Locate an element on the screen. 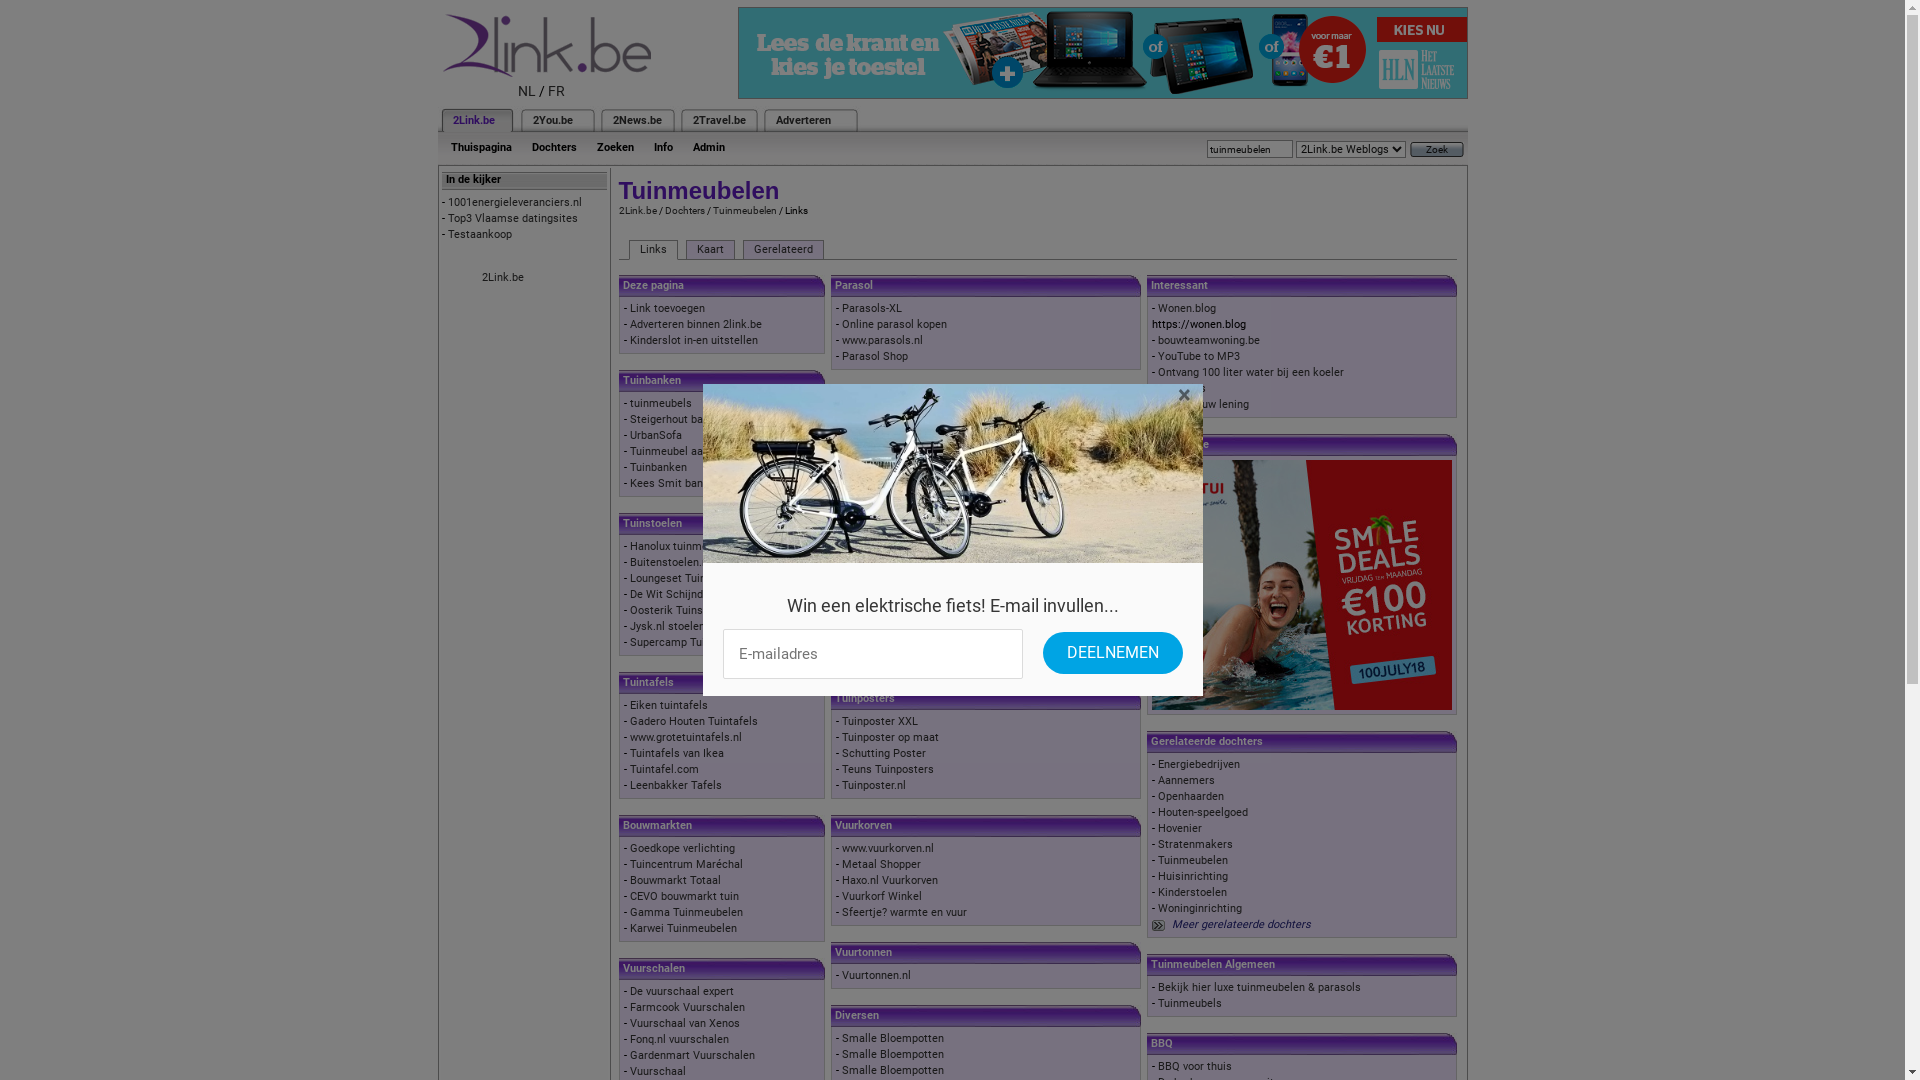 The height and width of the screenshot is (1080, 1920). 'Ontvang 100 liter water bij een koeler' is located at coordinates (1250, 372).